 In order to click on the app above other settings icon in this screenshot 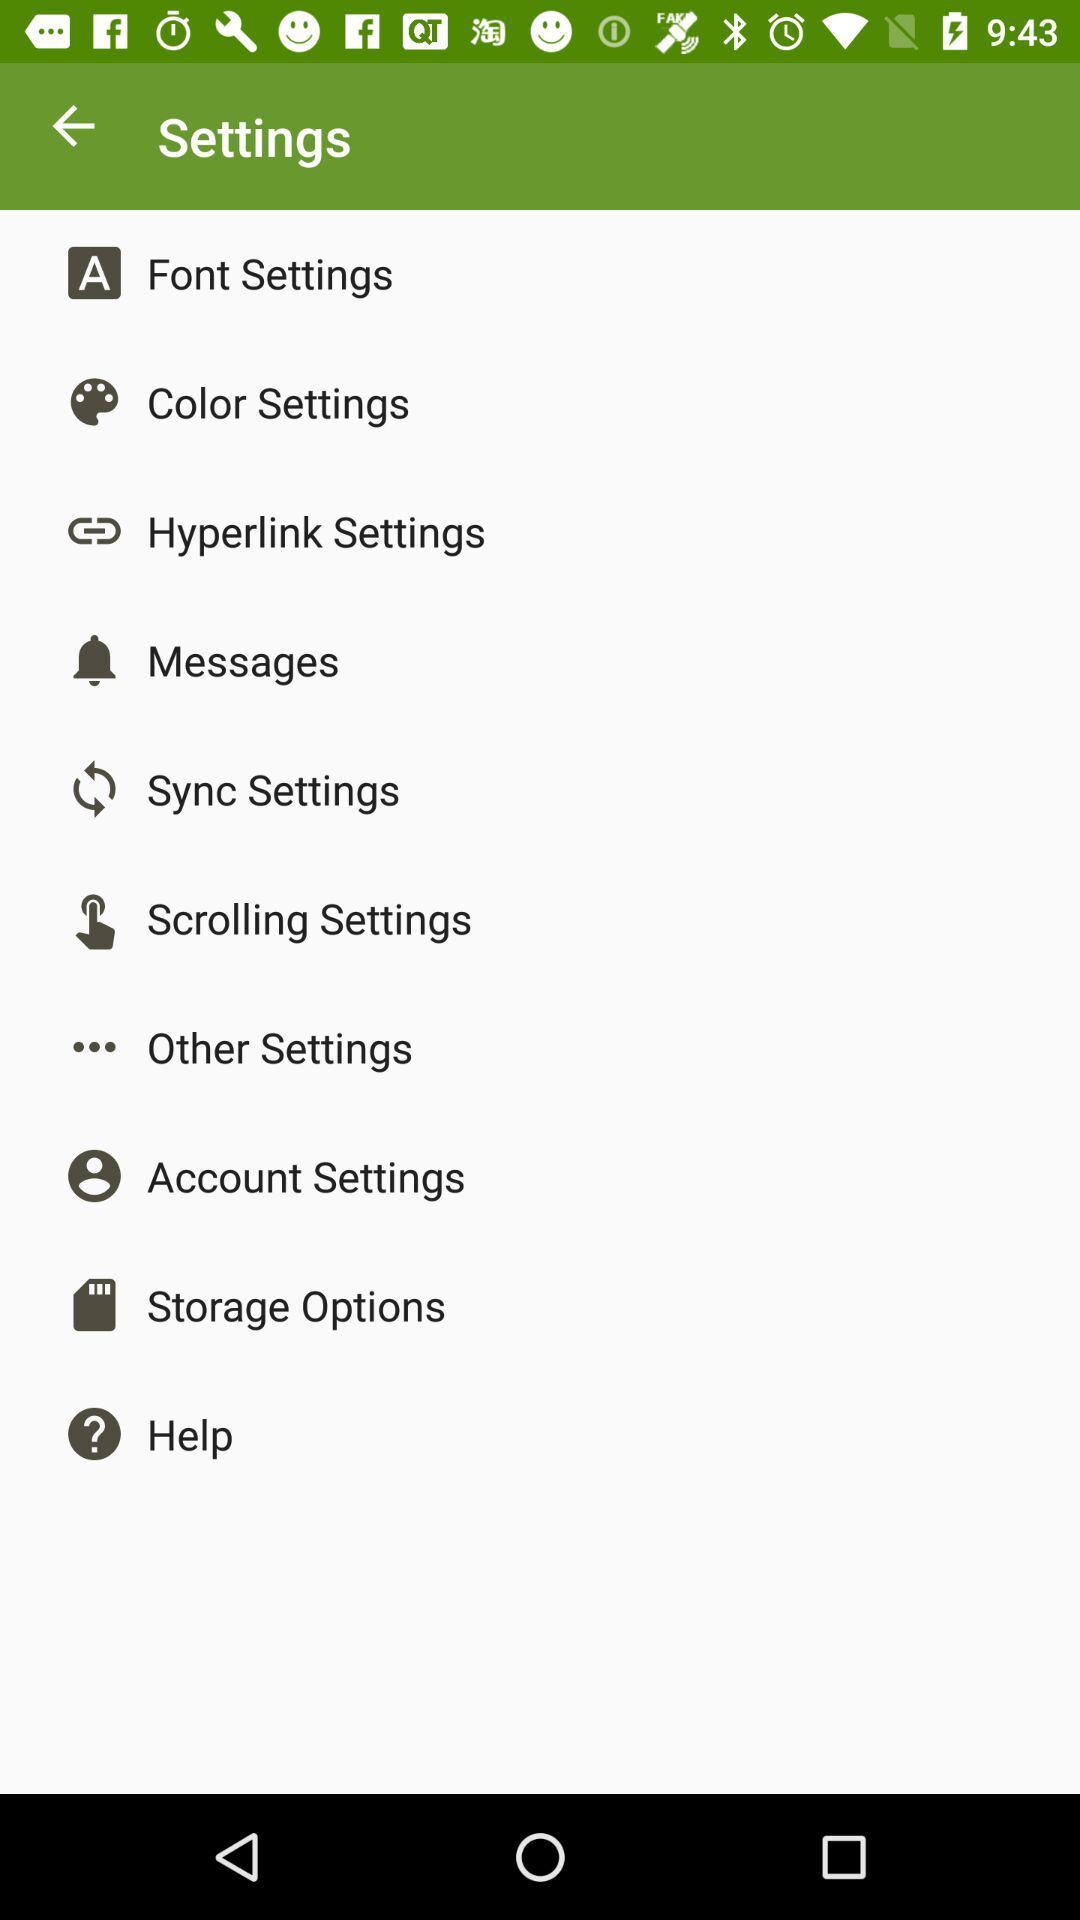, I will do `click(309, 916)`.